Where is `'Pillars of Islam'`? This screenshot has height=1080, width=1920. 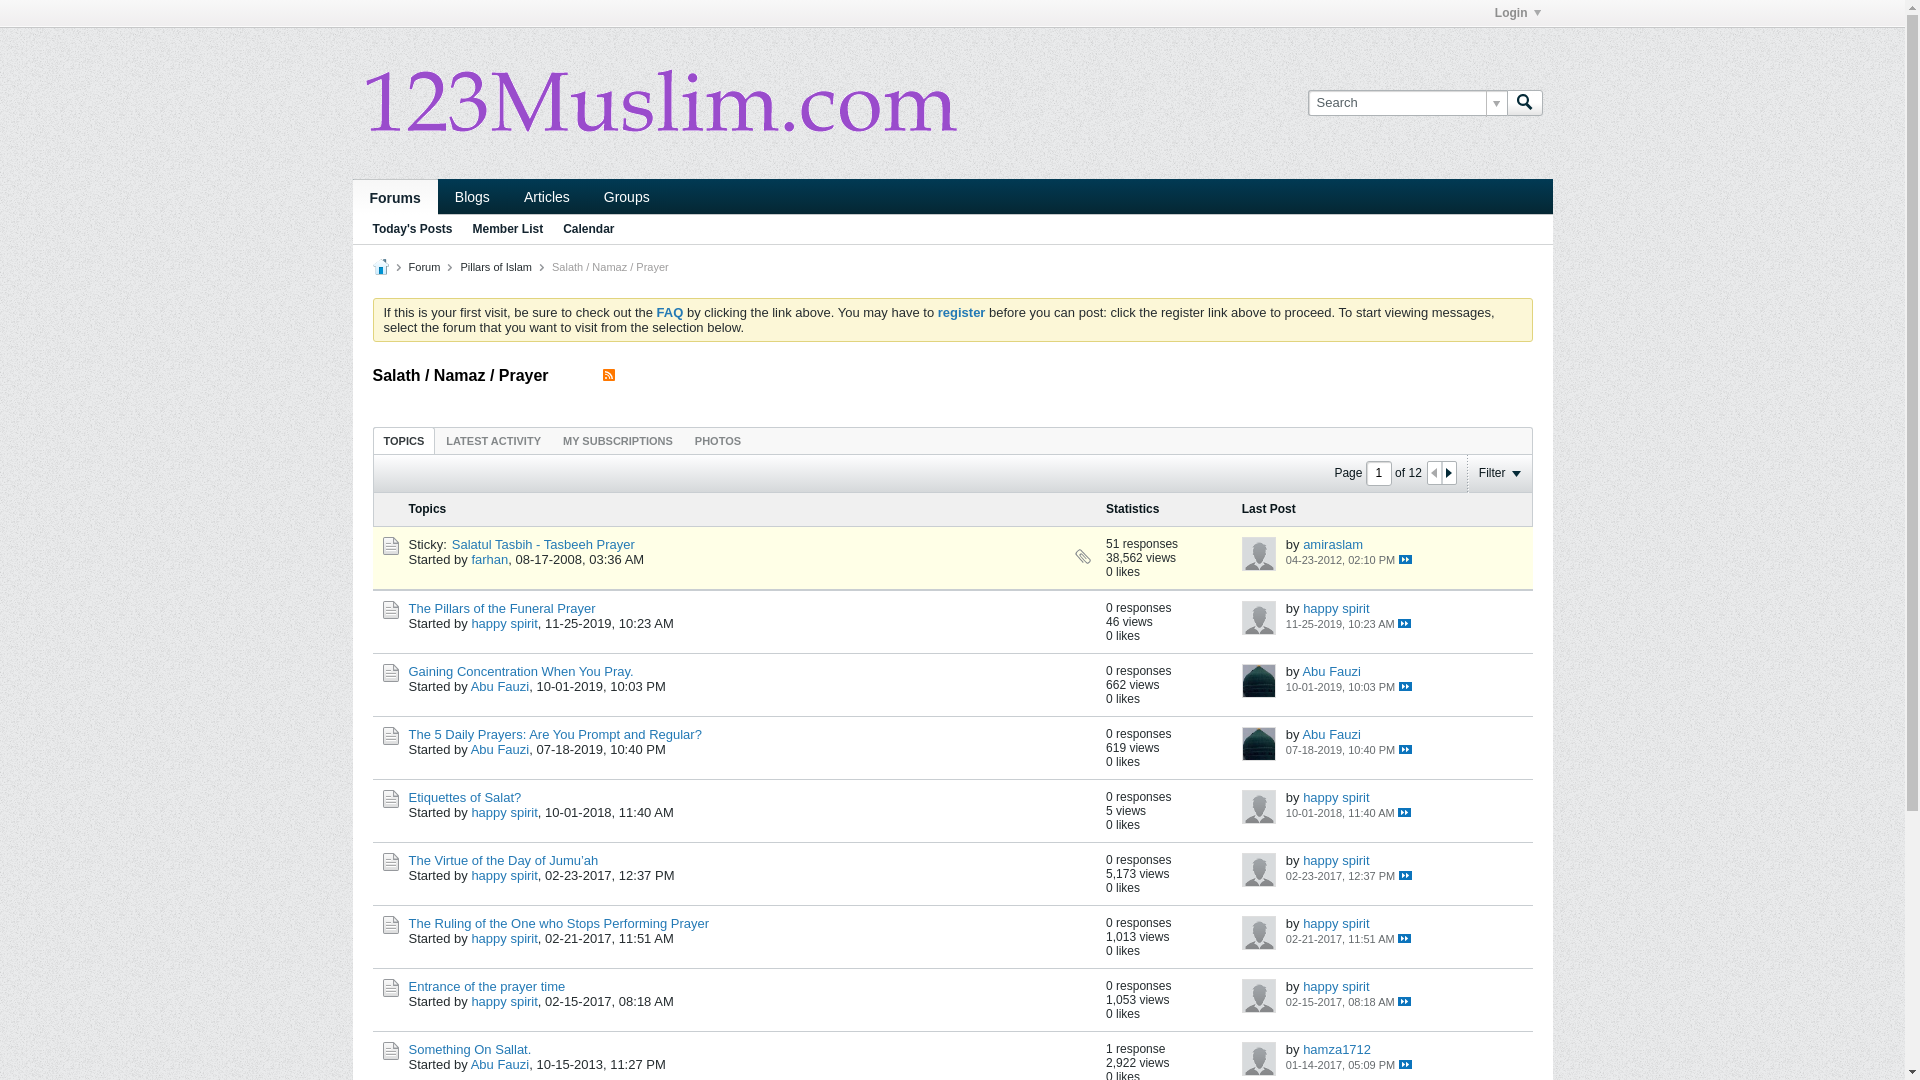
'Pillars of Islam' is located at coordinates (459, 265).